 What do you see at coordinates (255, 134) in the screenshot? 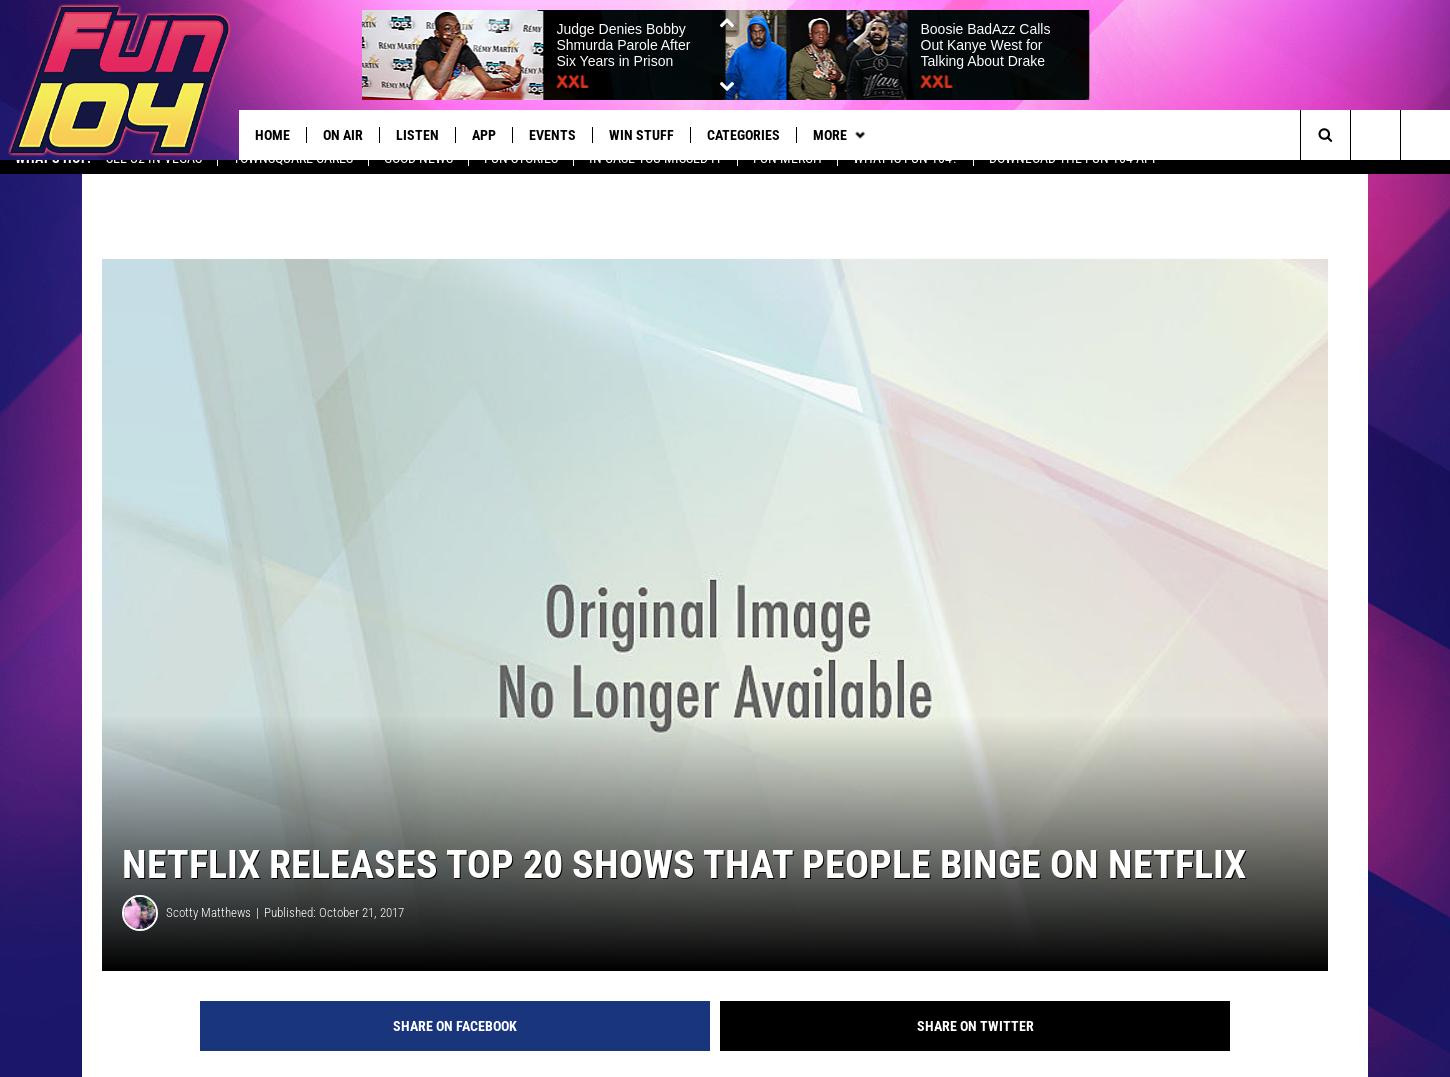
I see `'Home'` at bounding box center [255, 134].